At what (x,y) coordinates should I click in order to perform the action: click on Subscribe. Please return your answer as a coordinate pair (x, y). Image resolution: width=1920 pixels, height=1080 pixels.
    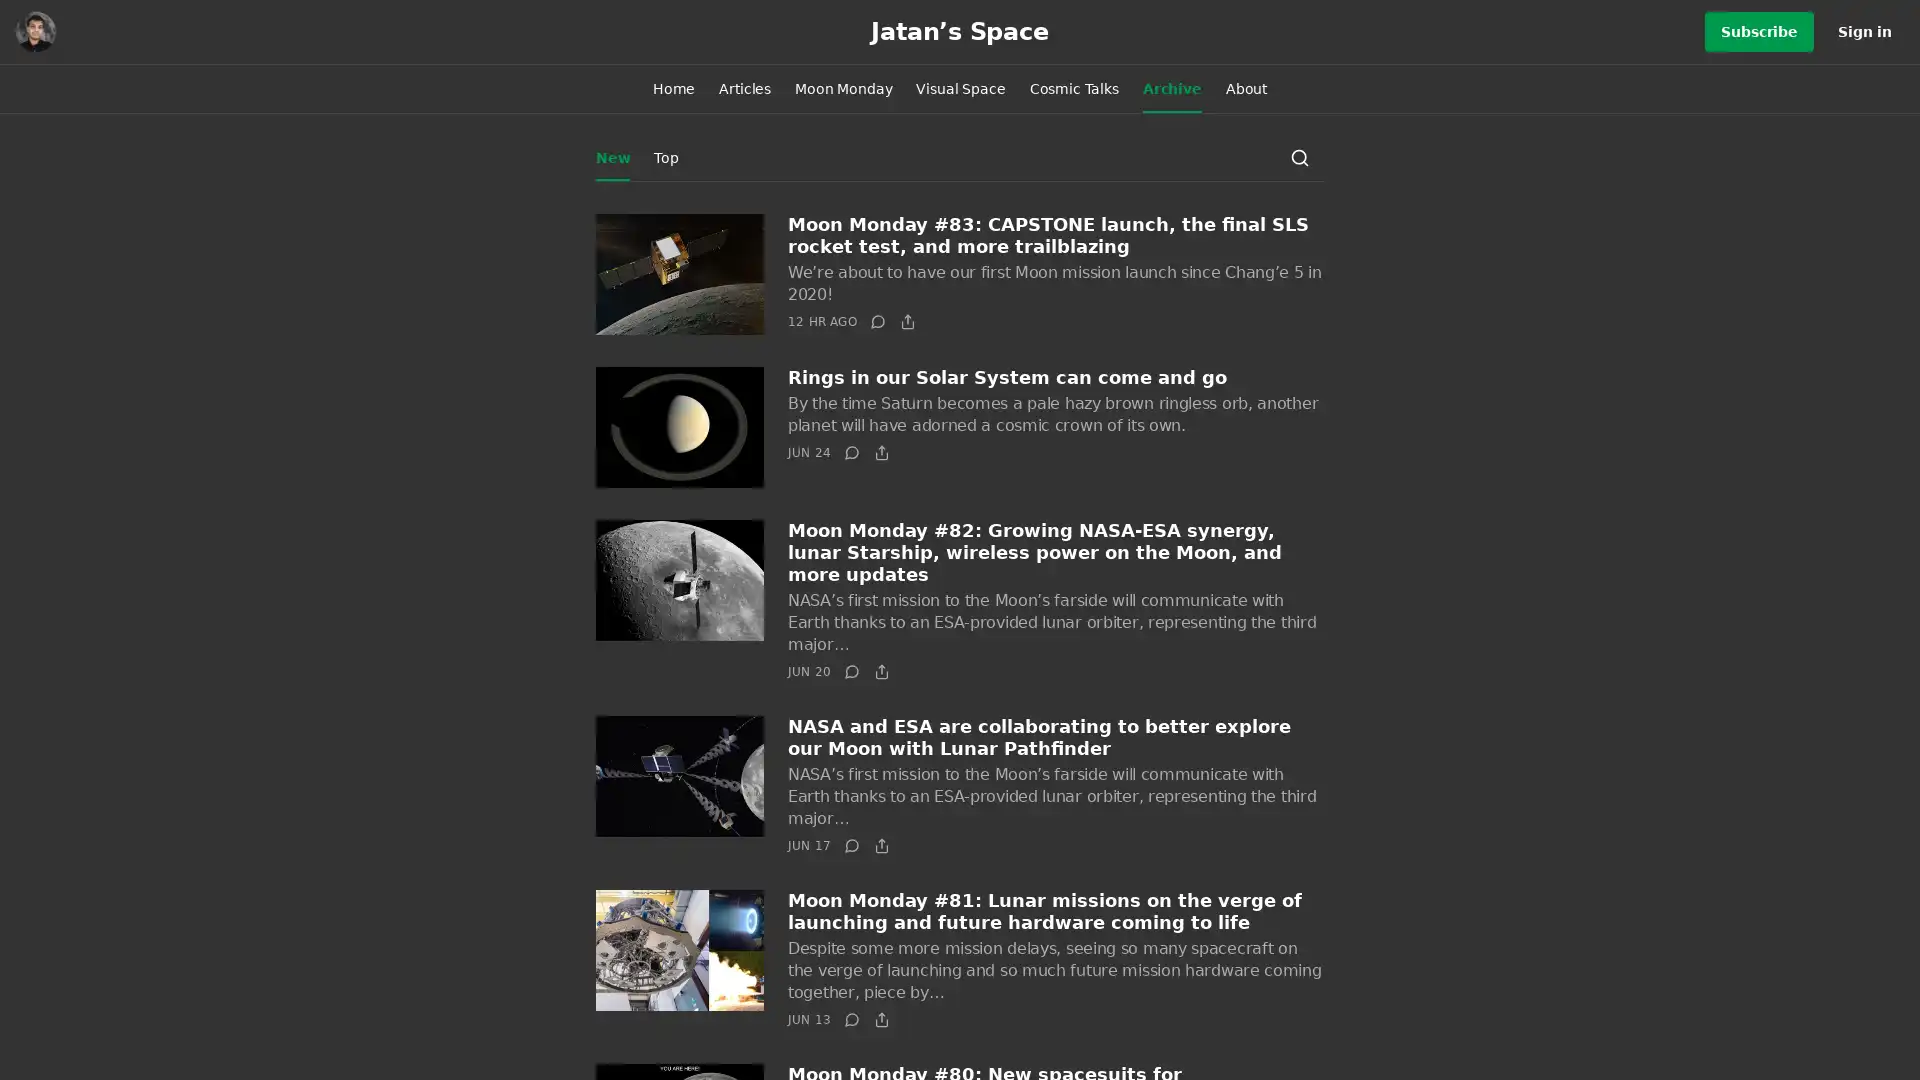
    Looking at the image, I should click on (1758, 31).